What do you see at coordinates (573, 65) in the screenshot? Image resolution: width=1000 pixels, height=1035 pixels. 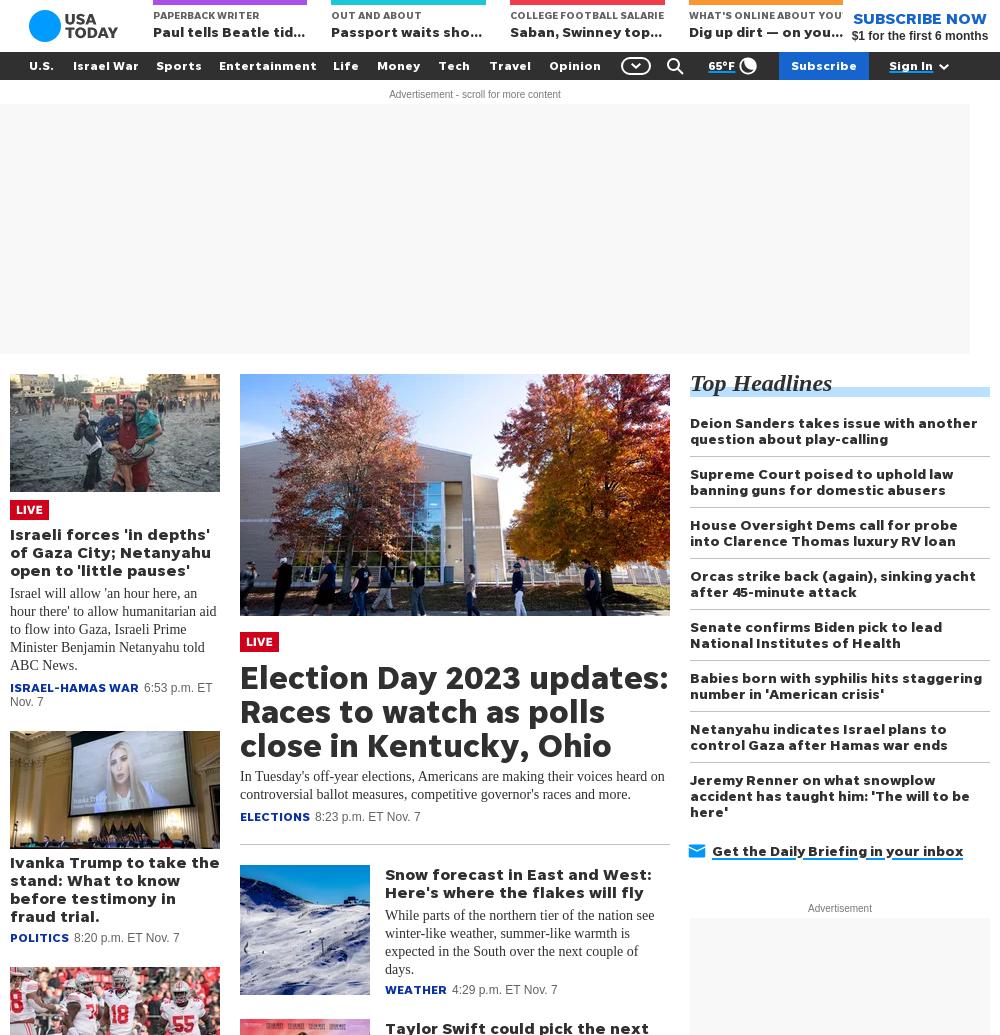 I see `'Opinion'` at bounding box center [573, 65].